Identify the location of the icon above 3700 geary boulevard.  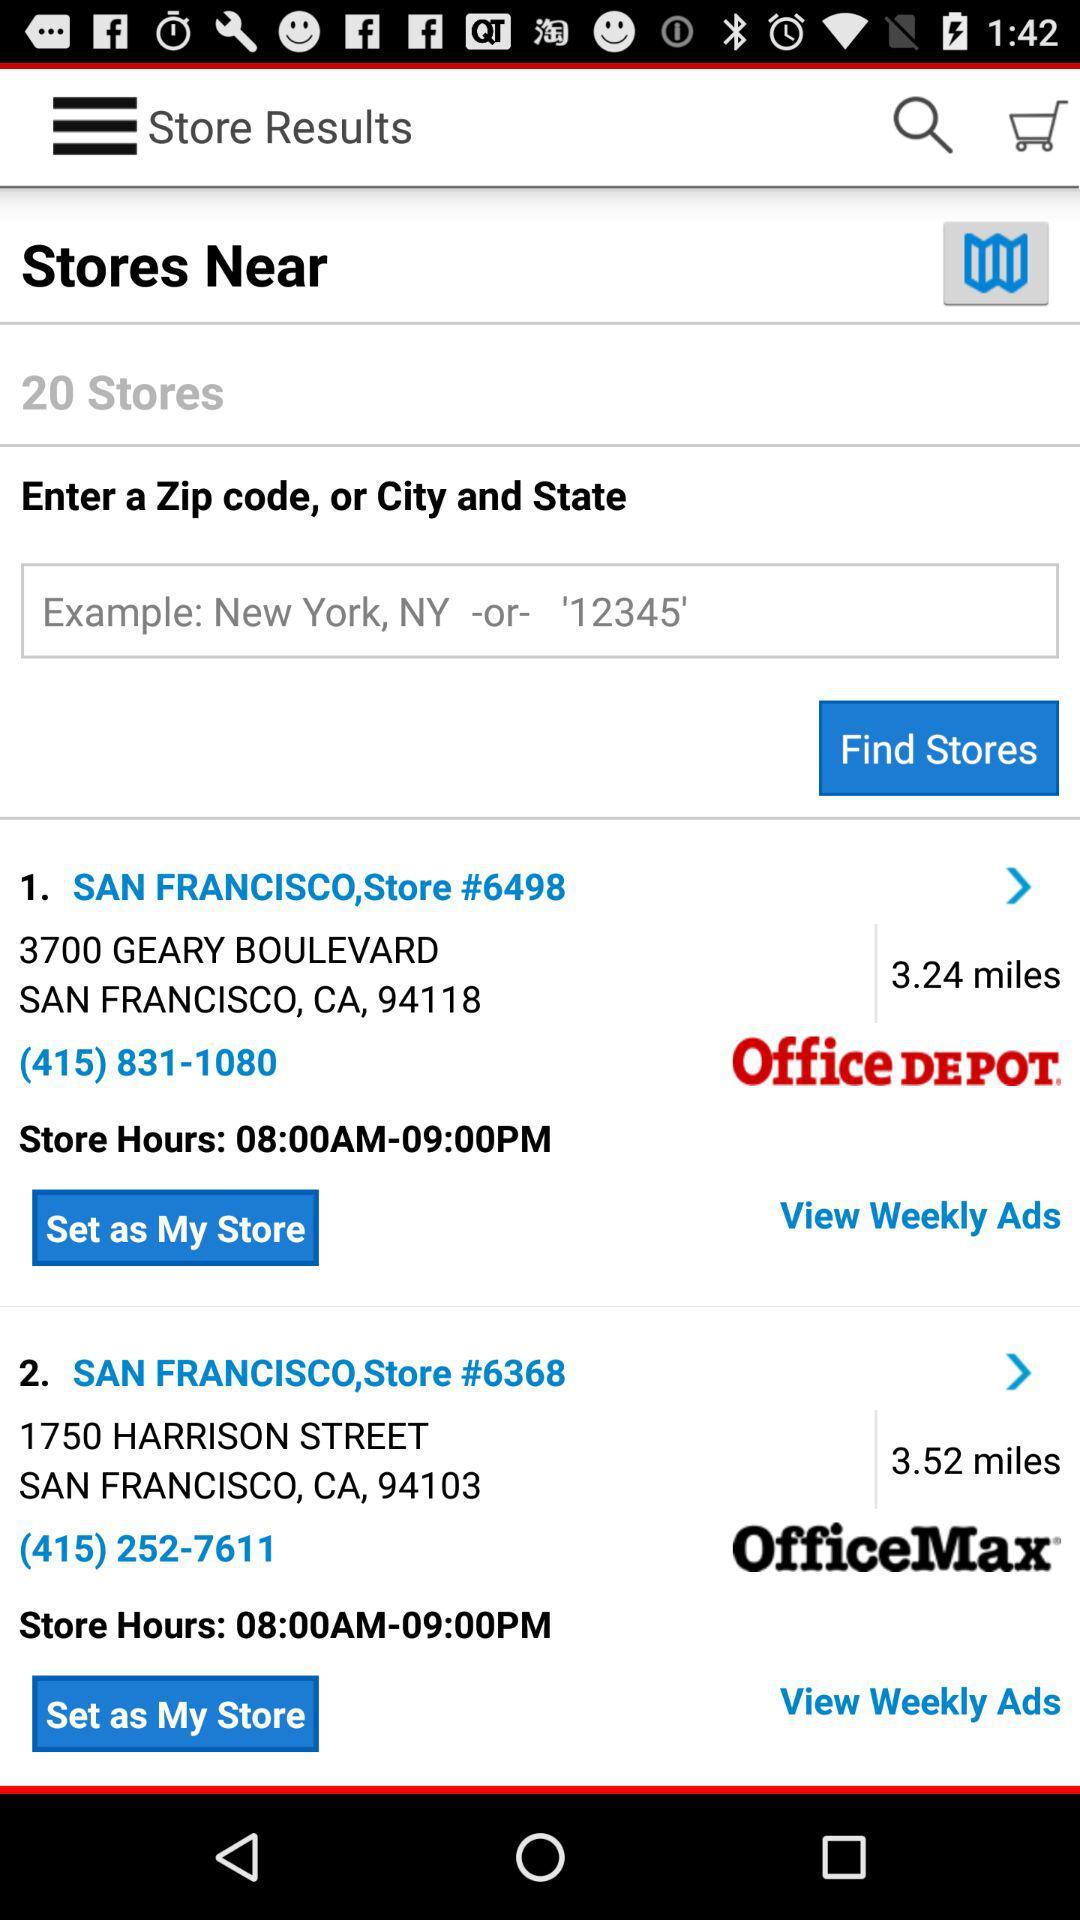
(38, 884).